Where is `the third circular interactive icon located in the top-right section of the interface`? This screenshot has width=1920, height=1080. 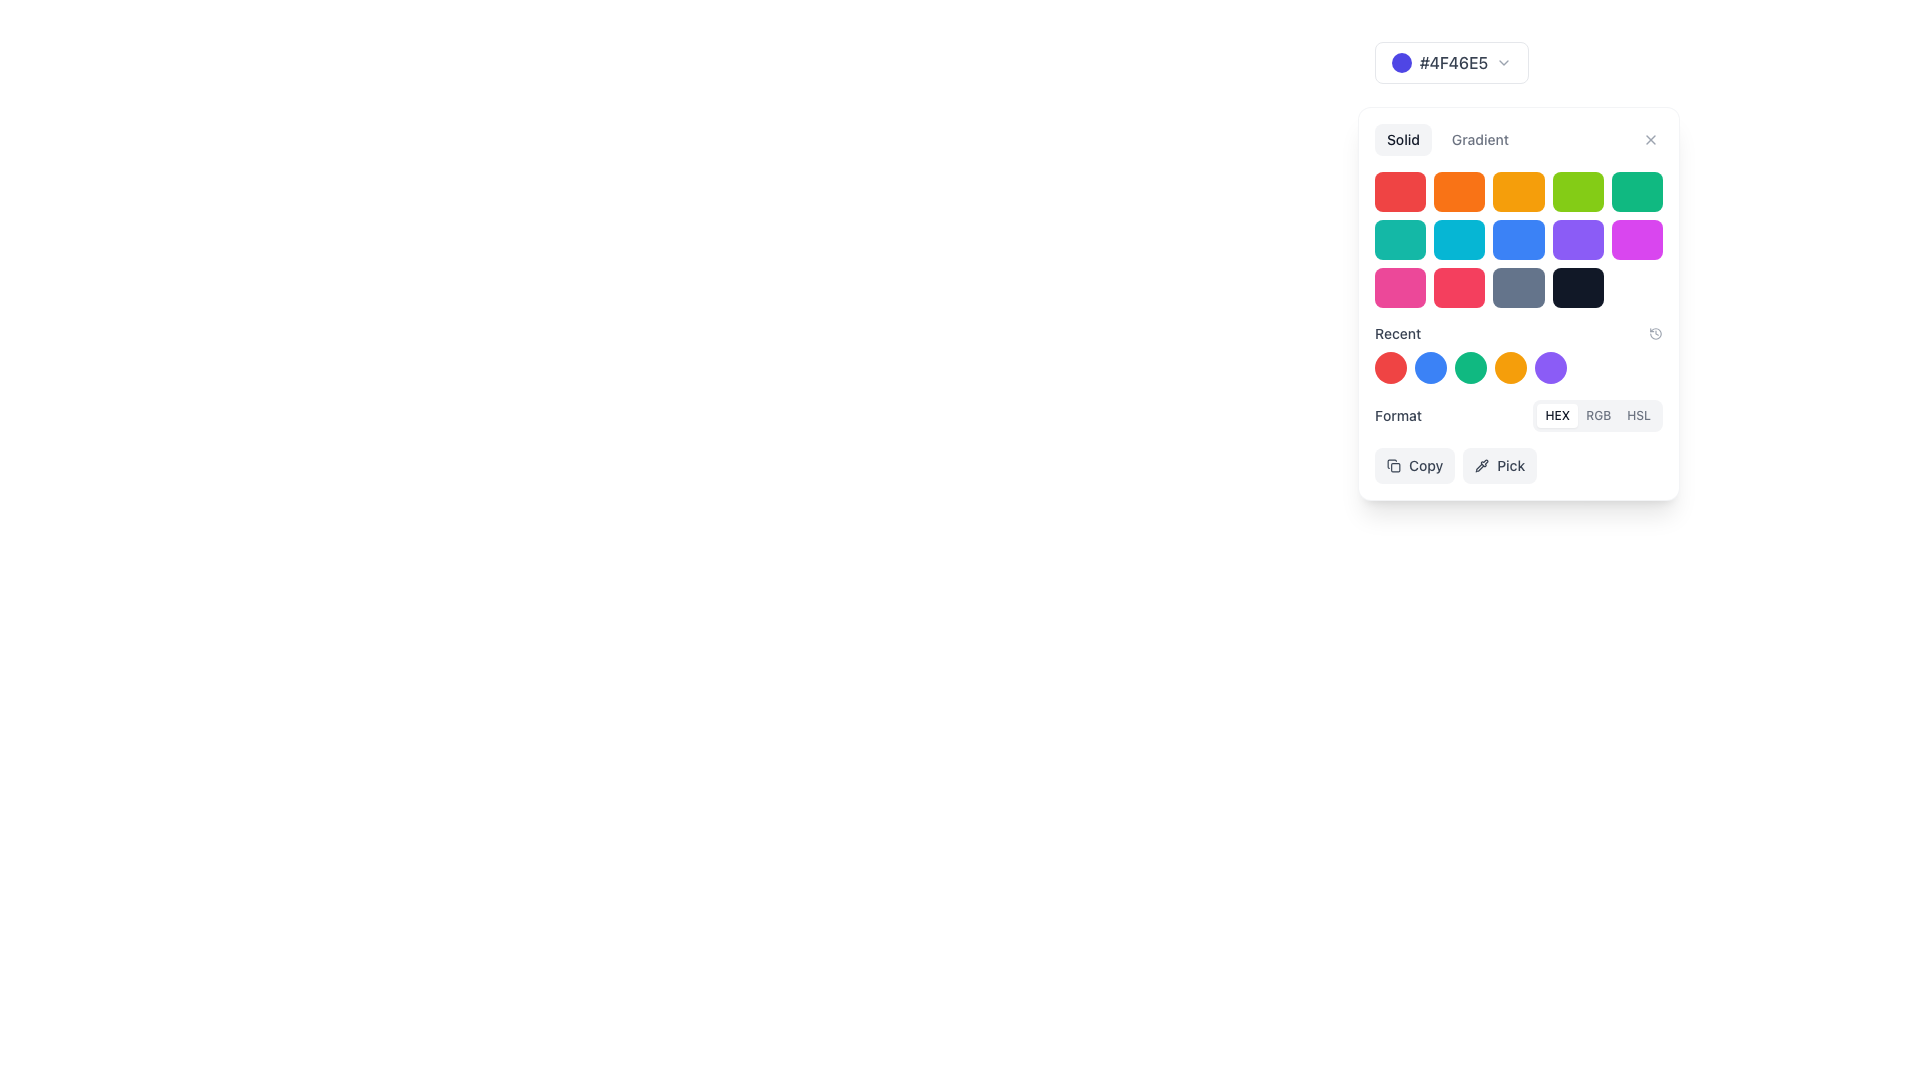
the third circular interactive icon located in the top-right section of the interface is located at coordinates (1470, 367).